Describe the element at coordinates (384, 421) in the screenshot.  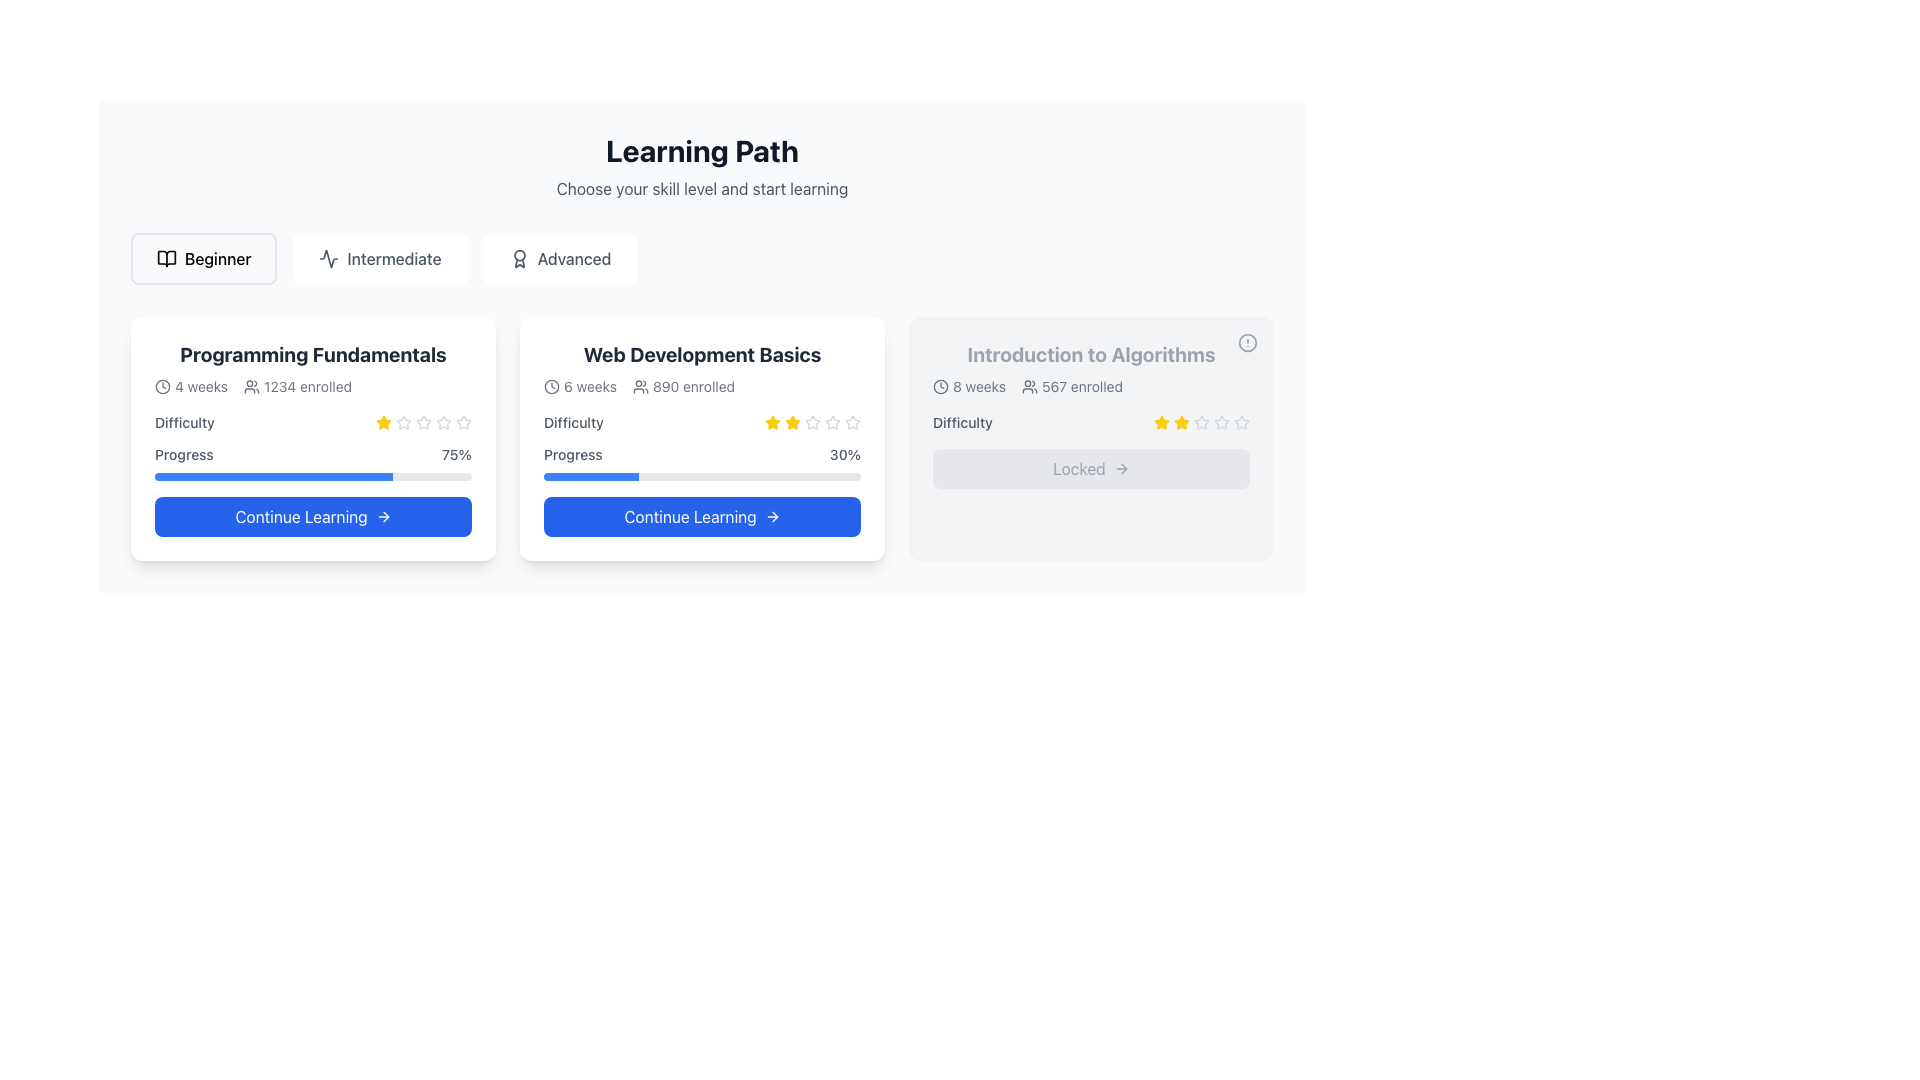
I see `the leftmost star icon in the rating component under the 'Difficulty' label of the 'Programming Fundamentals' card to interact with it` at that location.